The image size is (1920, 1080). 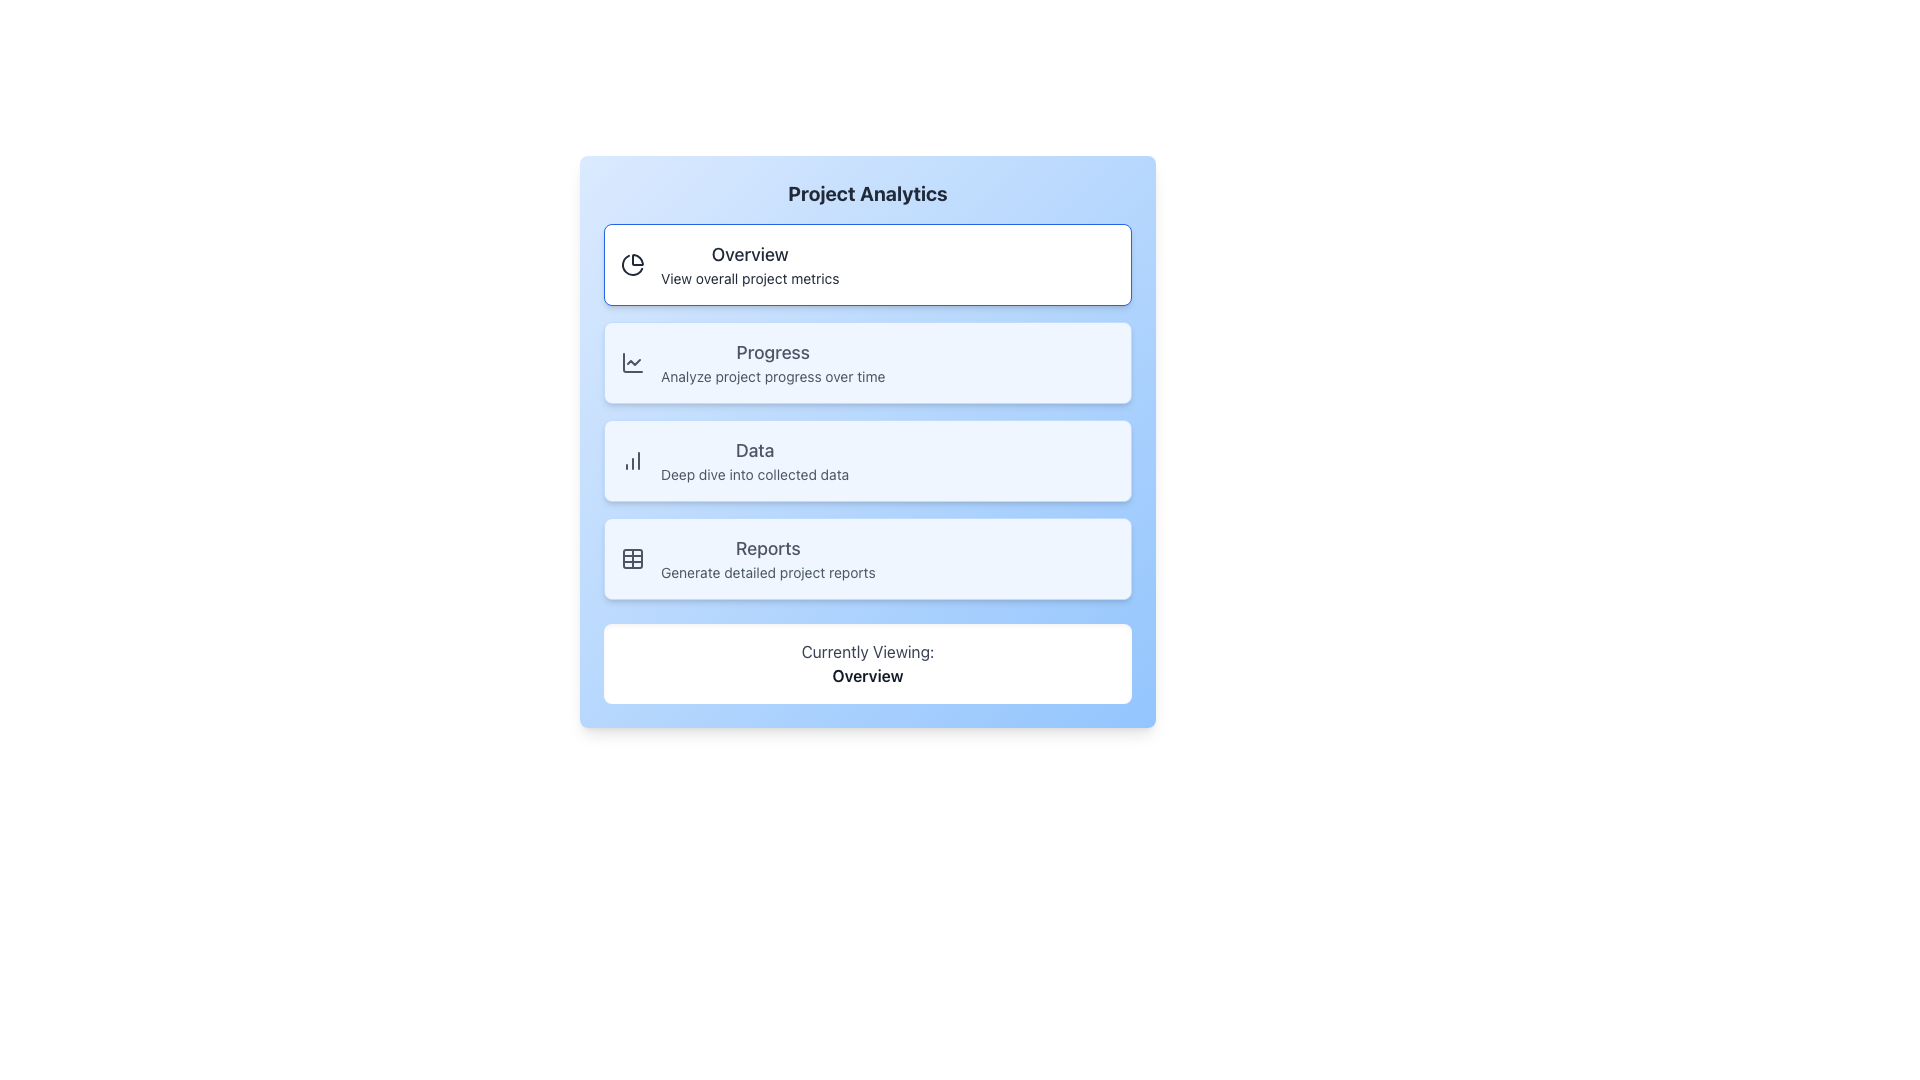 I want to click on the first button at the top of the vertical list, so click(x=868, y=264).